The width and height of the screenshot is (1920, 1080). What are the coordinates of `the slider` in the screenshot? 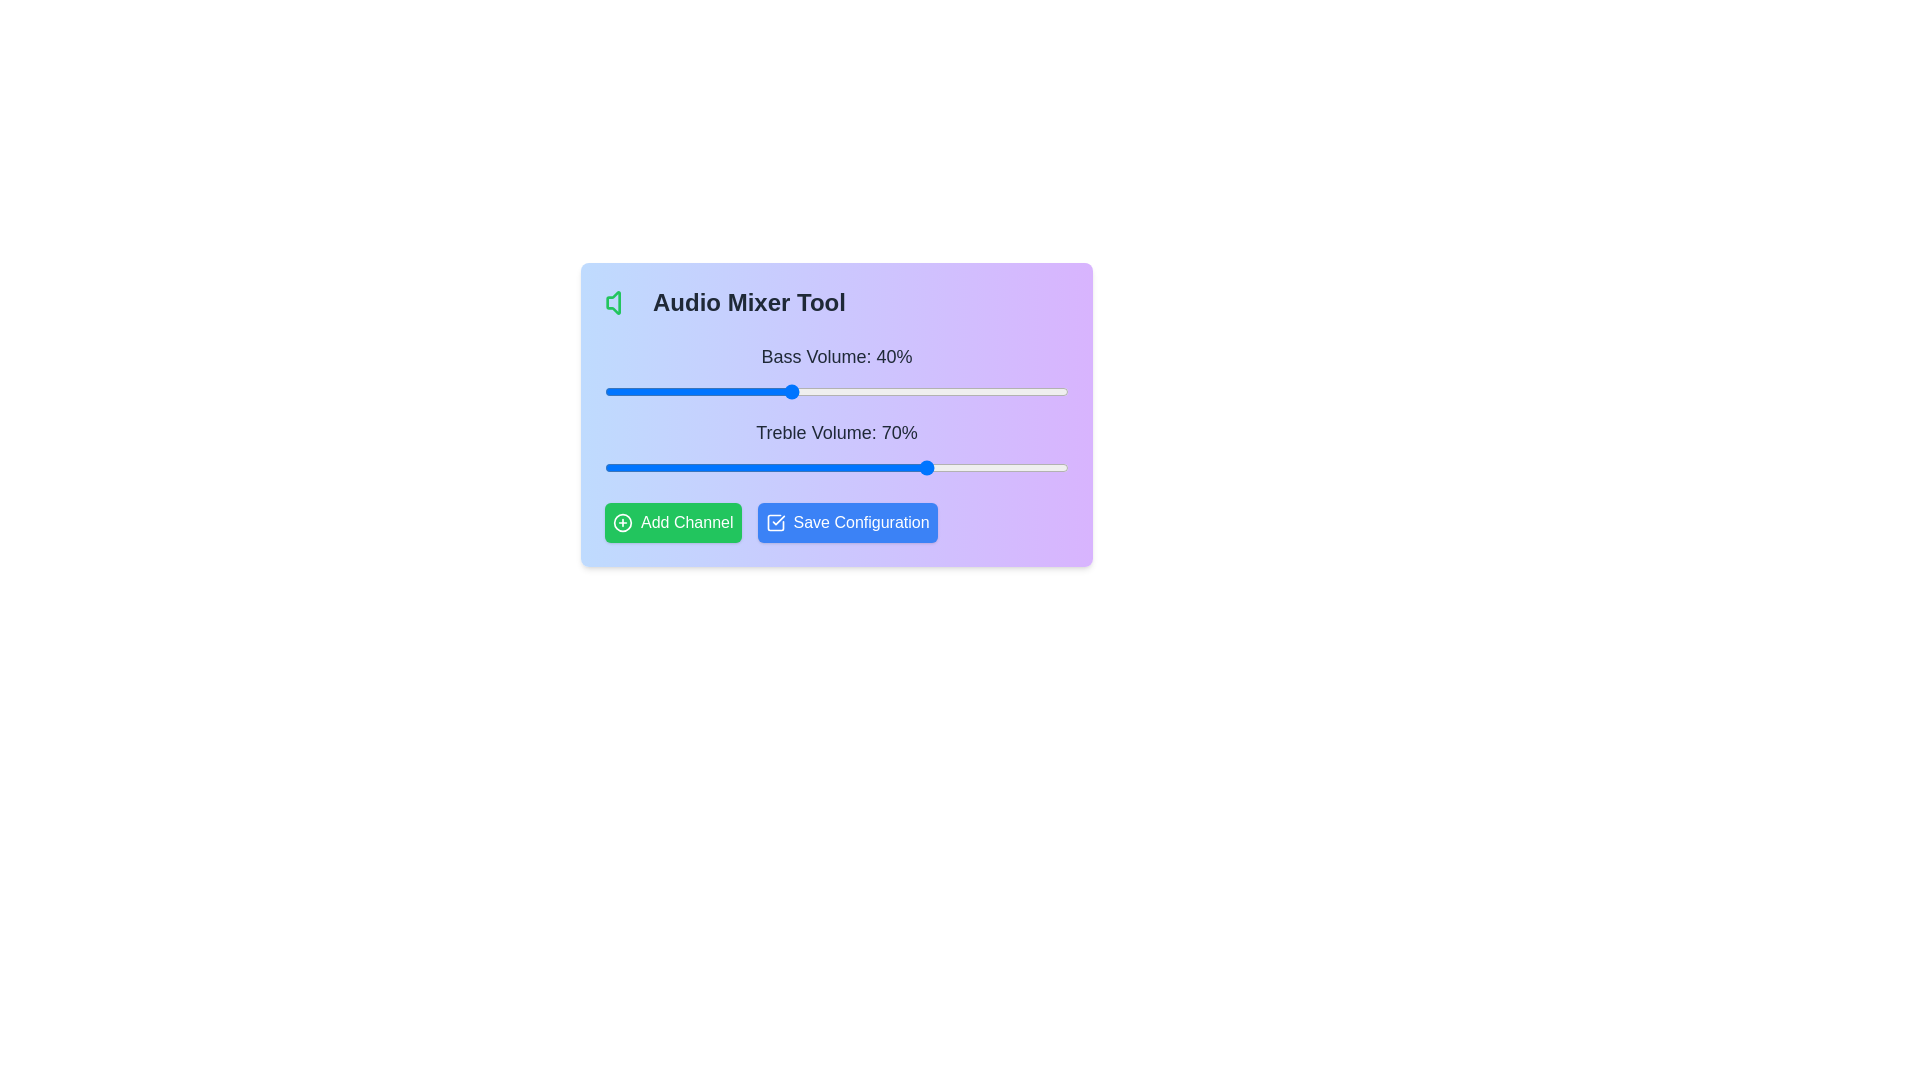 It's located at (1031, 392).